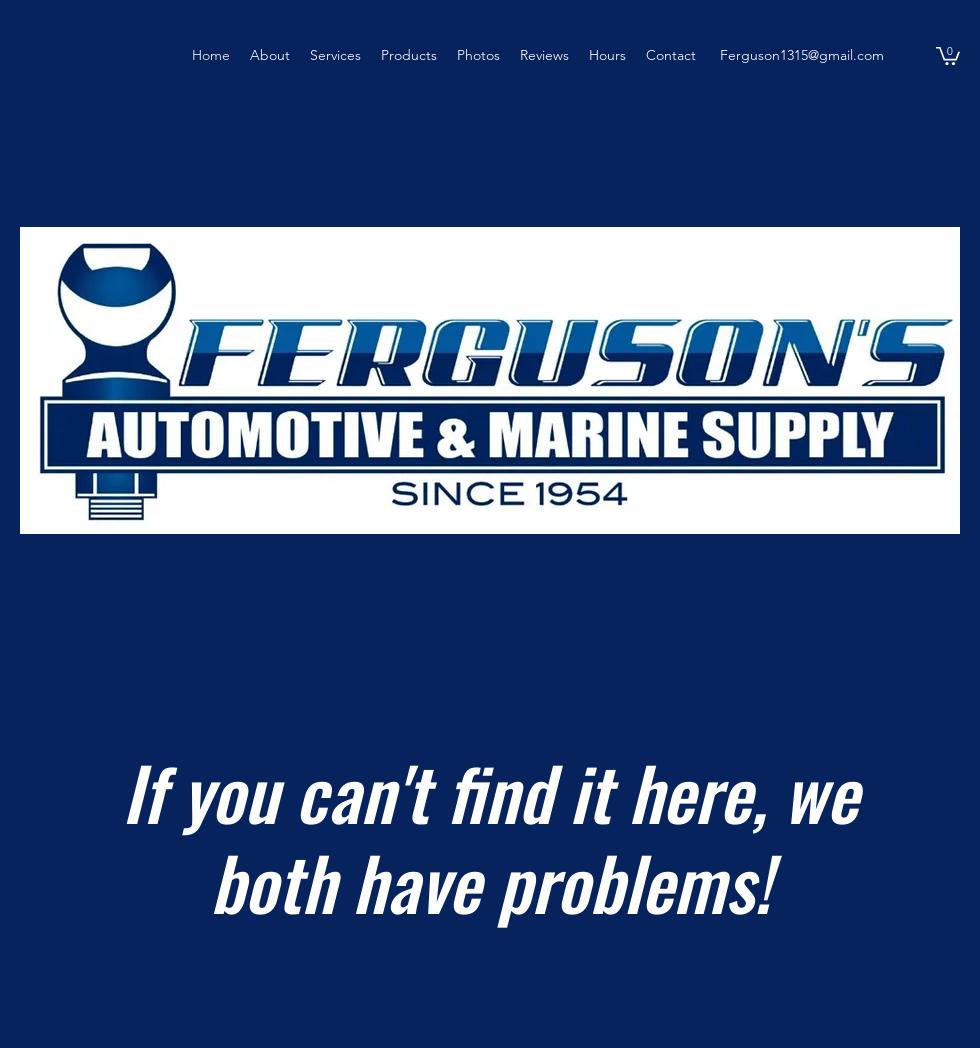 The width and height of the screenshot is (980, 1048). What do you see at coordinates (191, 55) in the screenshot?
I see `'Home'` at bounding box center [191, 55].